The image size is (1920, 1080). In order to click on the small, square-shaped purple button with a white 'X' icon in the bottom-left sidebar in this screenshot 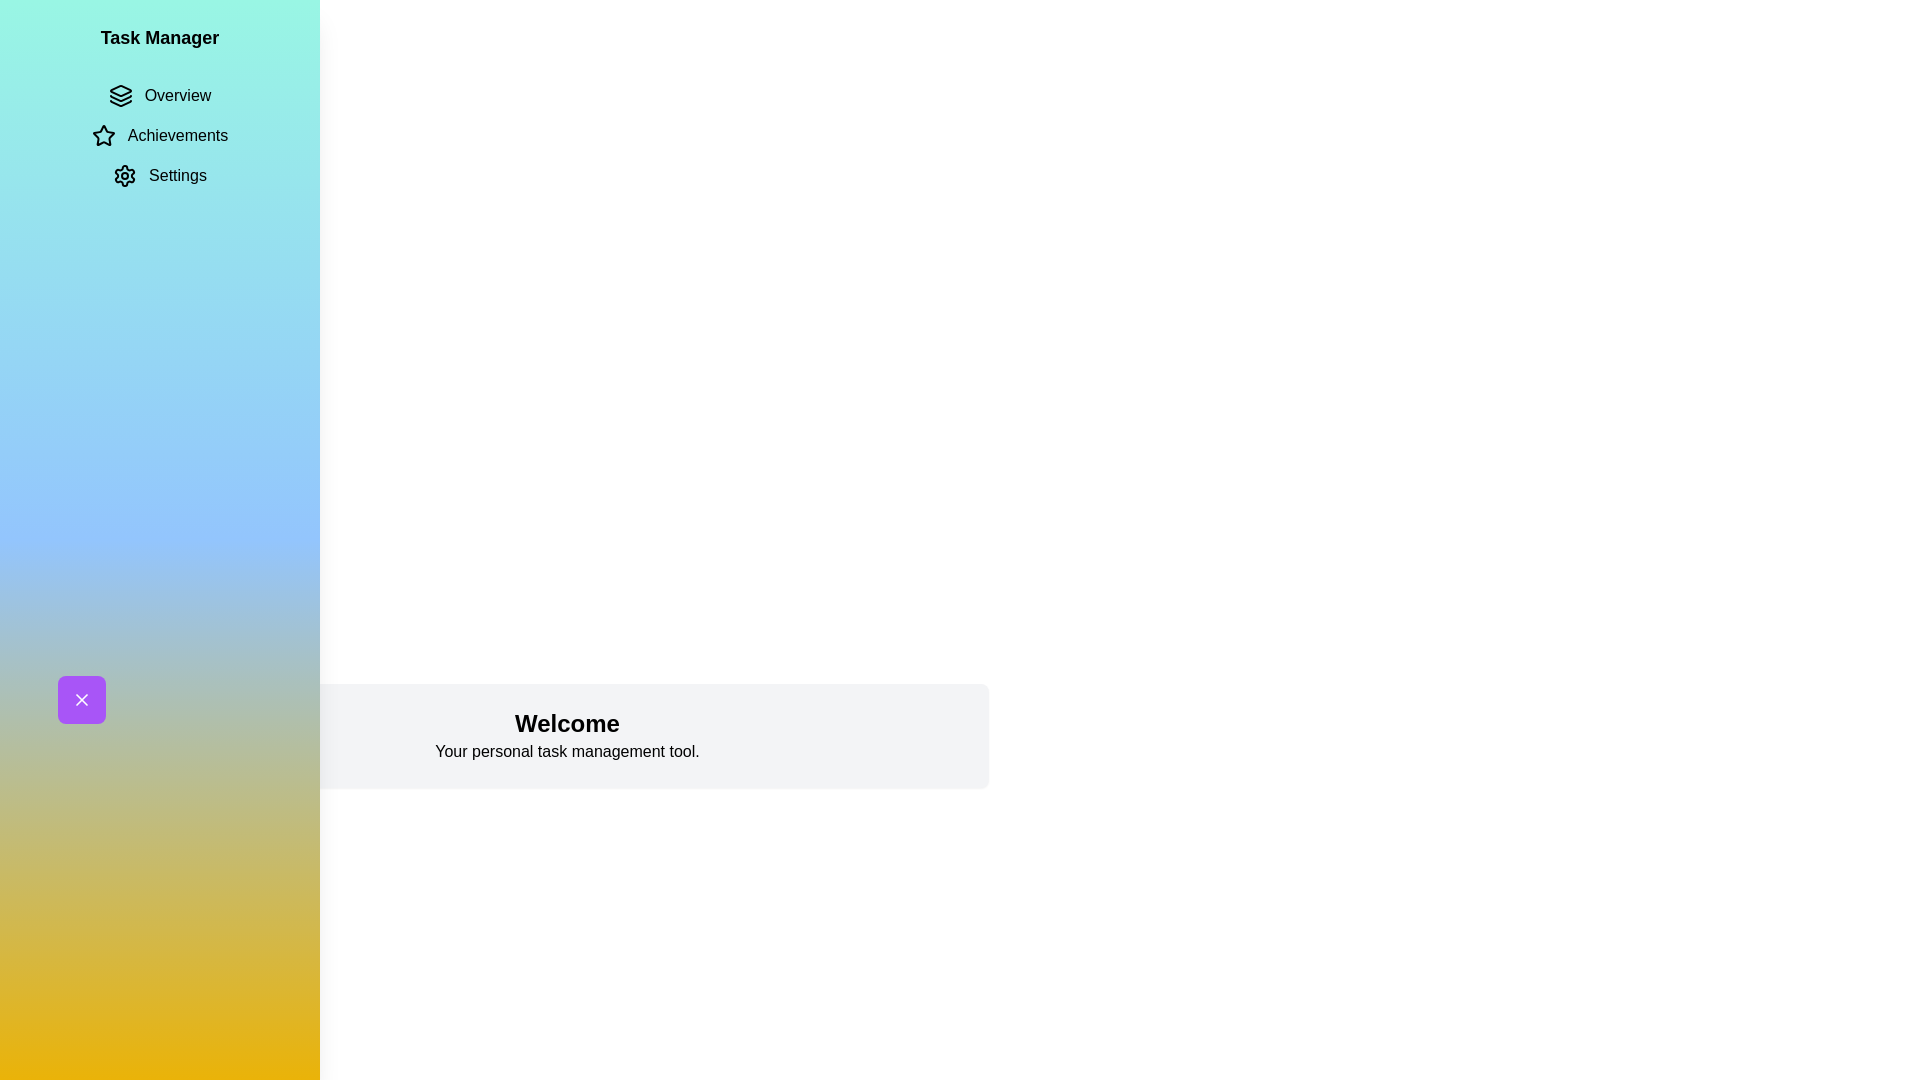, I will do `click(80, 698)`.